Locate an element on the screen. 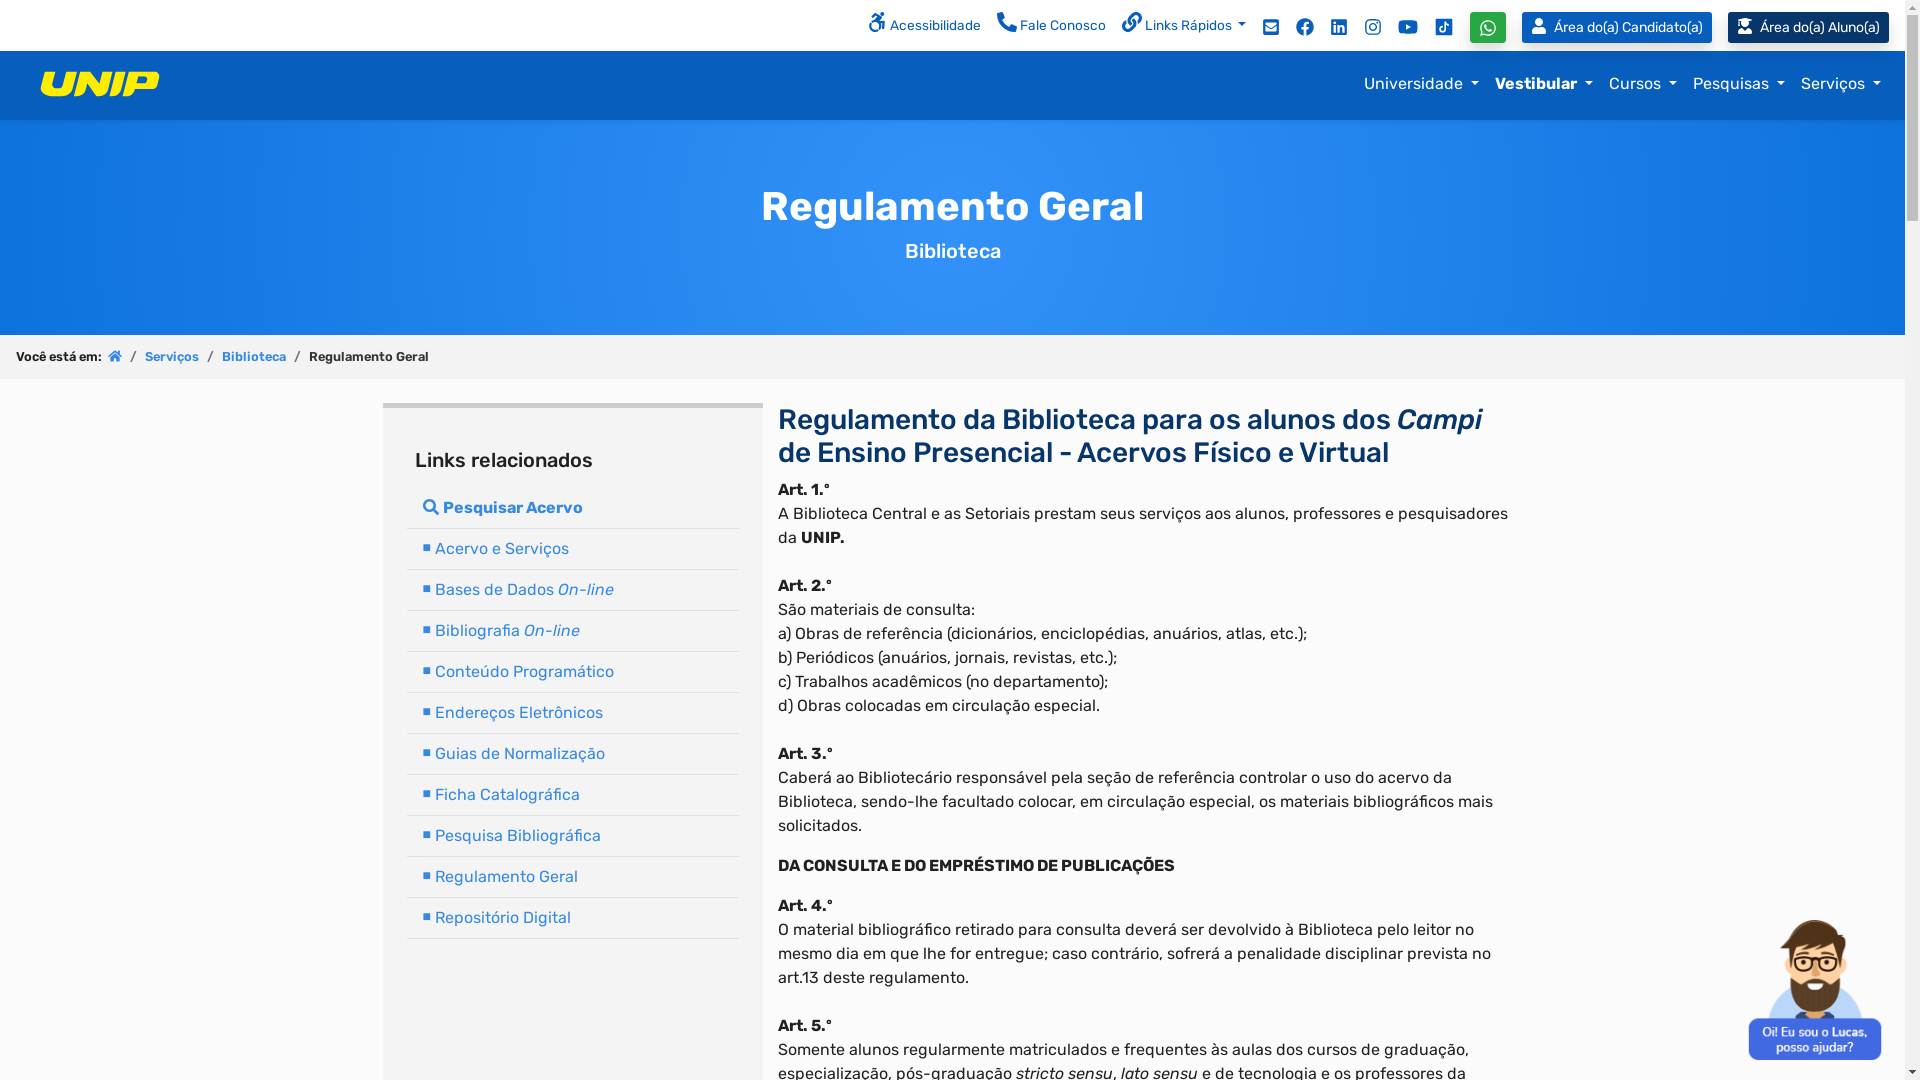 The height and width of the screenshot is (1080, 1920). 'Acessibilidade' is located at coordinates (923, 26).